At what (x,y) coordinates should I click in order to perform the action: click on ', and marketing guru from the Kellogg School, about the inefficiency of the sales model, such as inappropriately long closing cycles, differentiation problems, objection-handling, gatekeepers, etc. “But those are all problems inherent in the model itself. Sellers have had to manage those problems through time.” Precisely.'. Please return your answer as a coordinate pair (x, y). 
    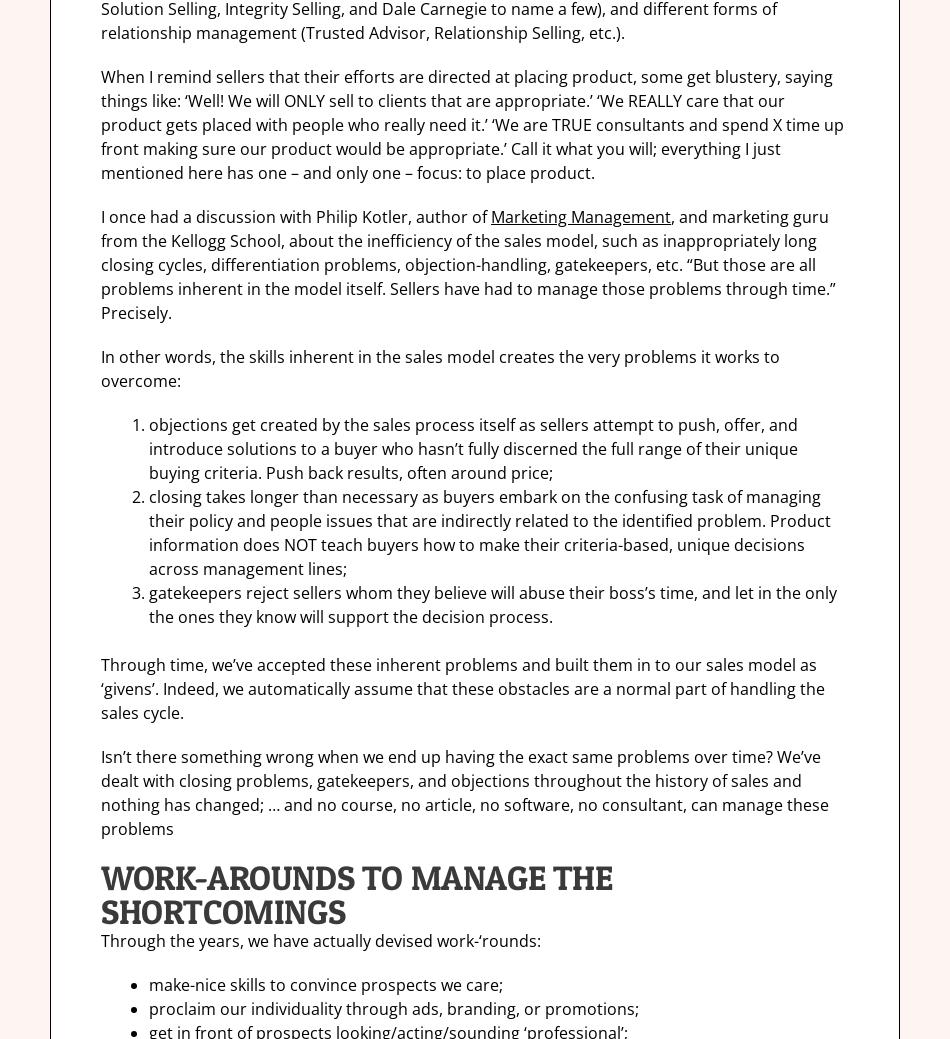
    Looking at the image, I should click on (100, 265).